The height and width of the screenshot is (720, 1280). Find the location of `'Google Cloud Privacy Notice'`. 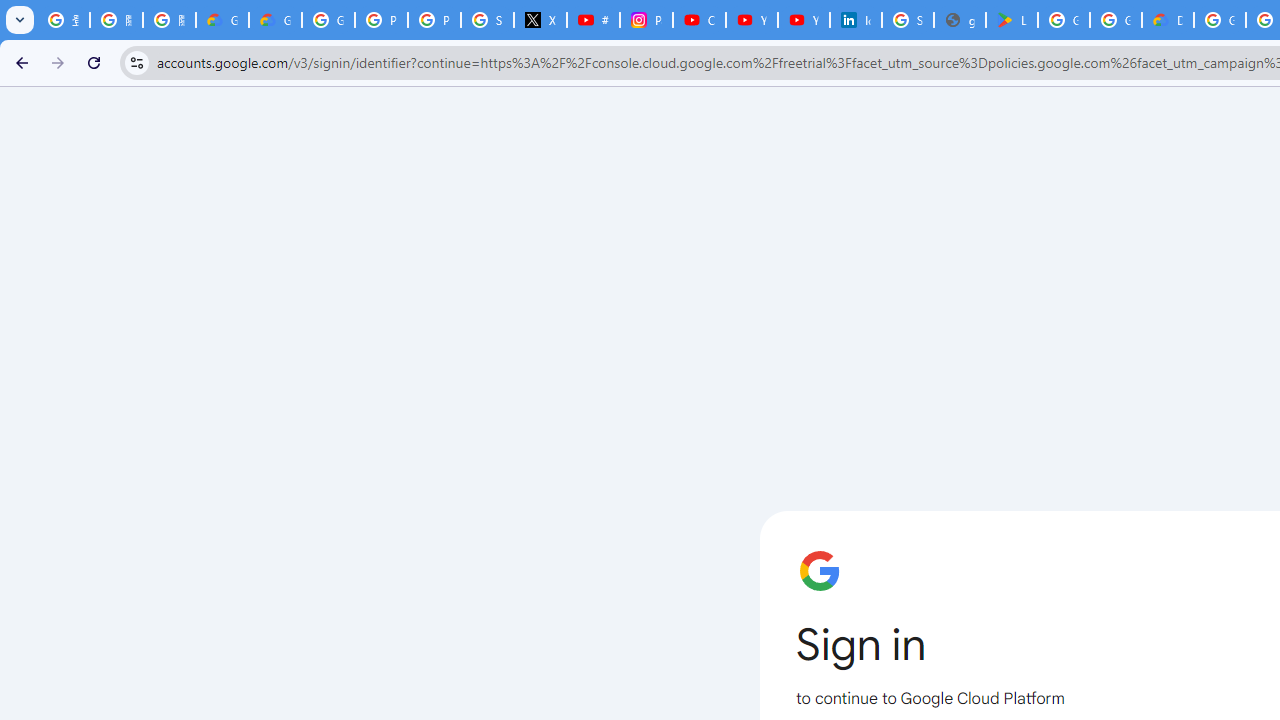

'Google Cloud Privacy Notice' is located at coordinates (274, 20).